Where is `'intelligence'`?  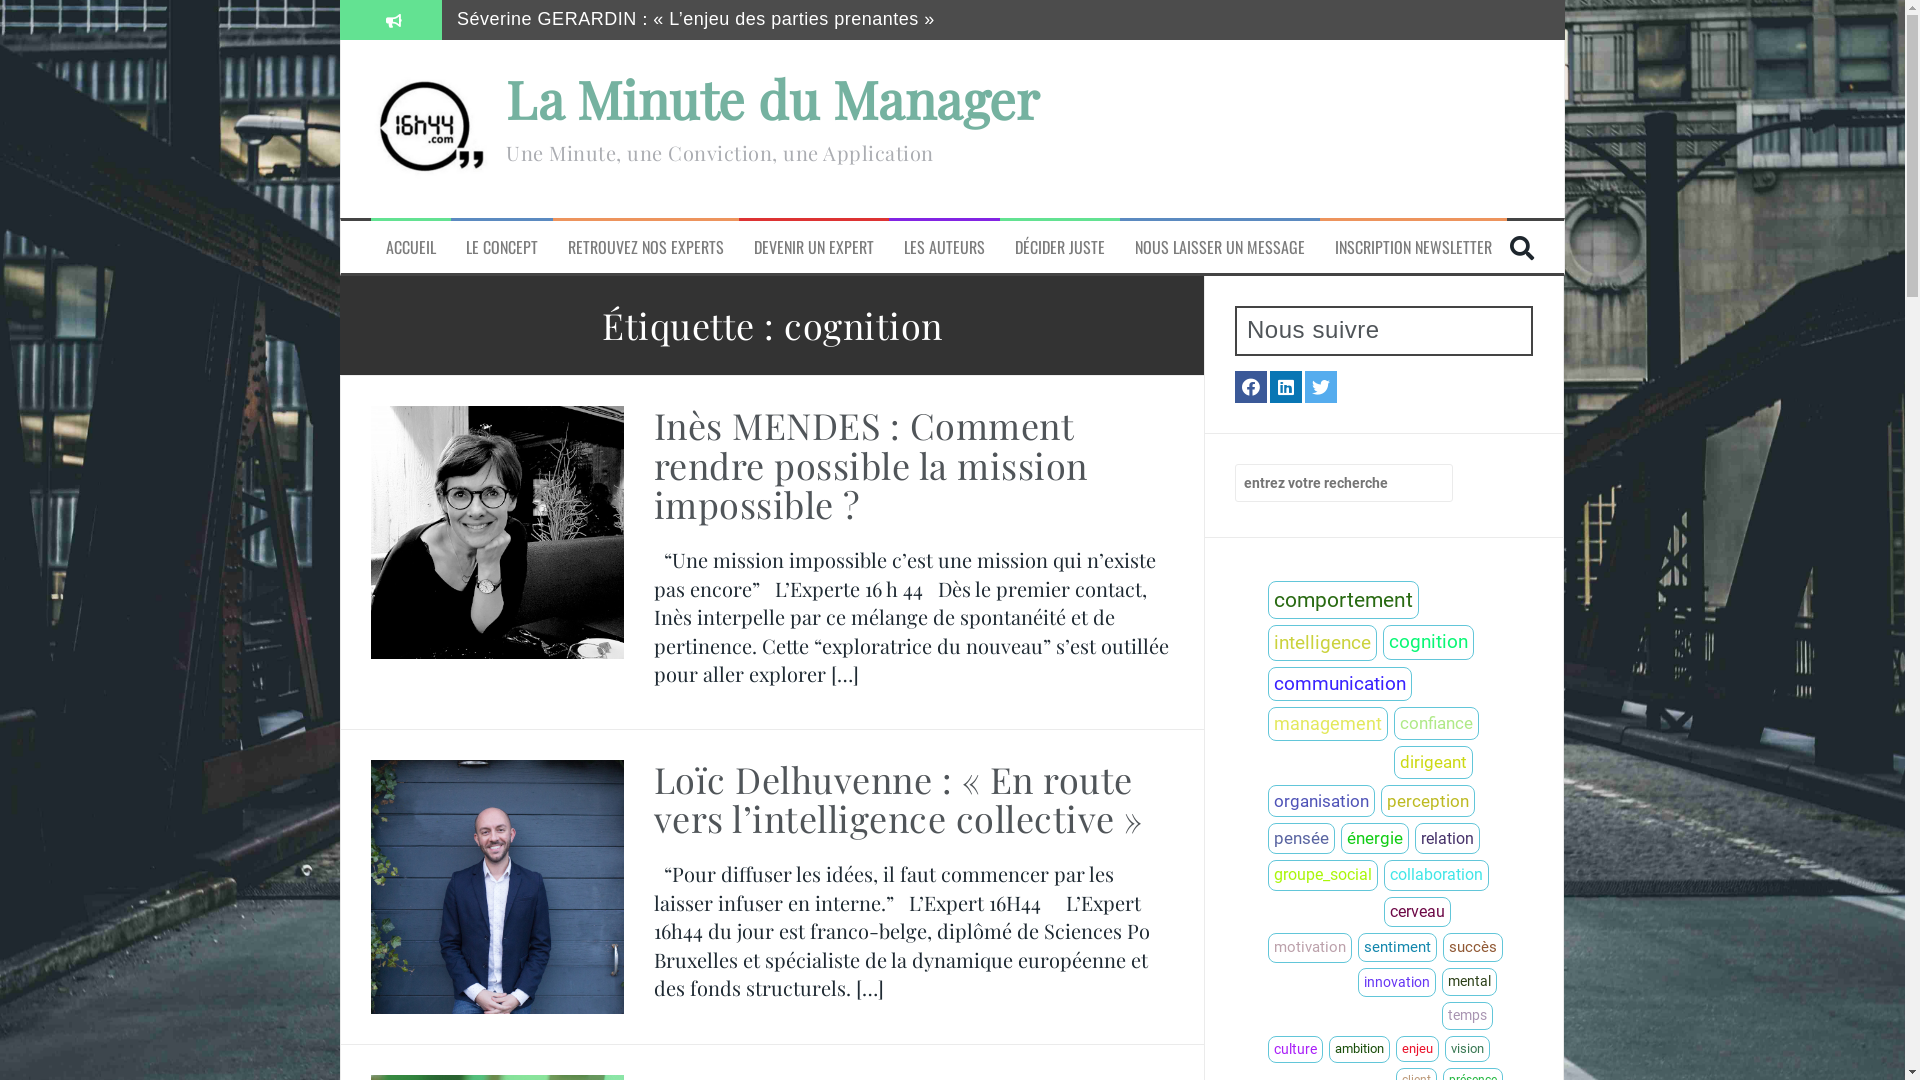
'intelligence' is located at coordinates (1322, 643).